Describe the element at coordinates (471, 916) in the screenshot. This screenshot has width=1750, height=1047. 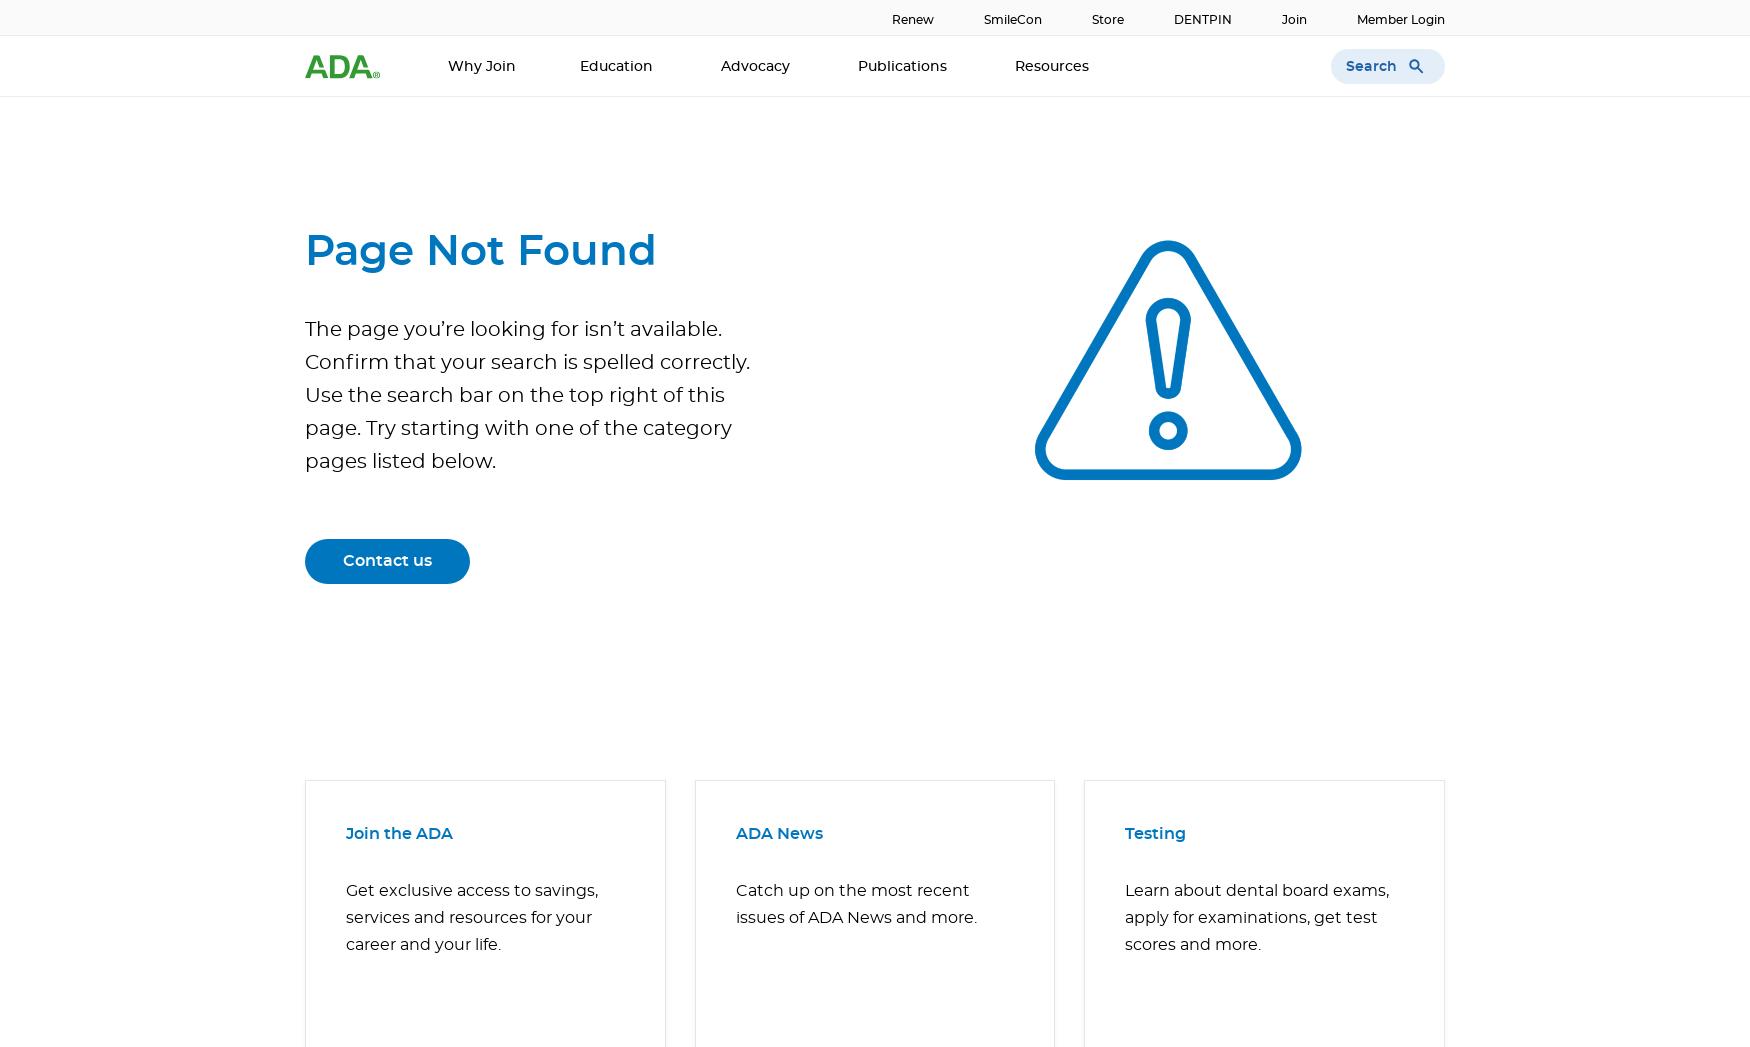
I see `'Get exclusive access to savings, services and resources for your career and your life.'` at that location.